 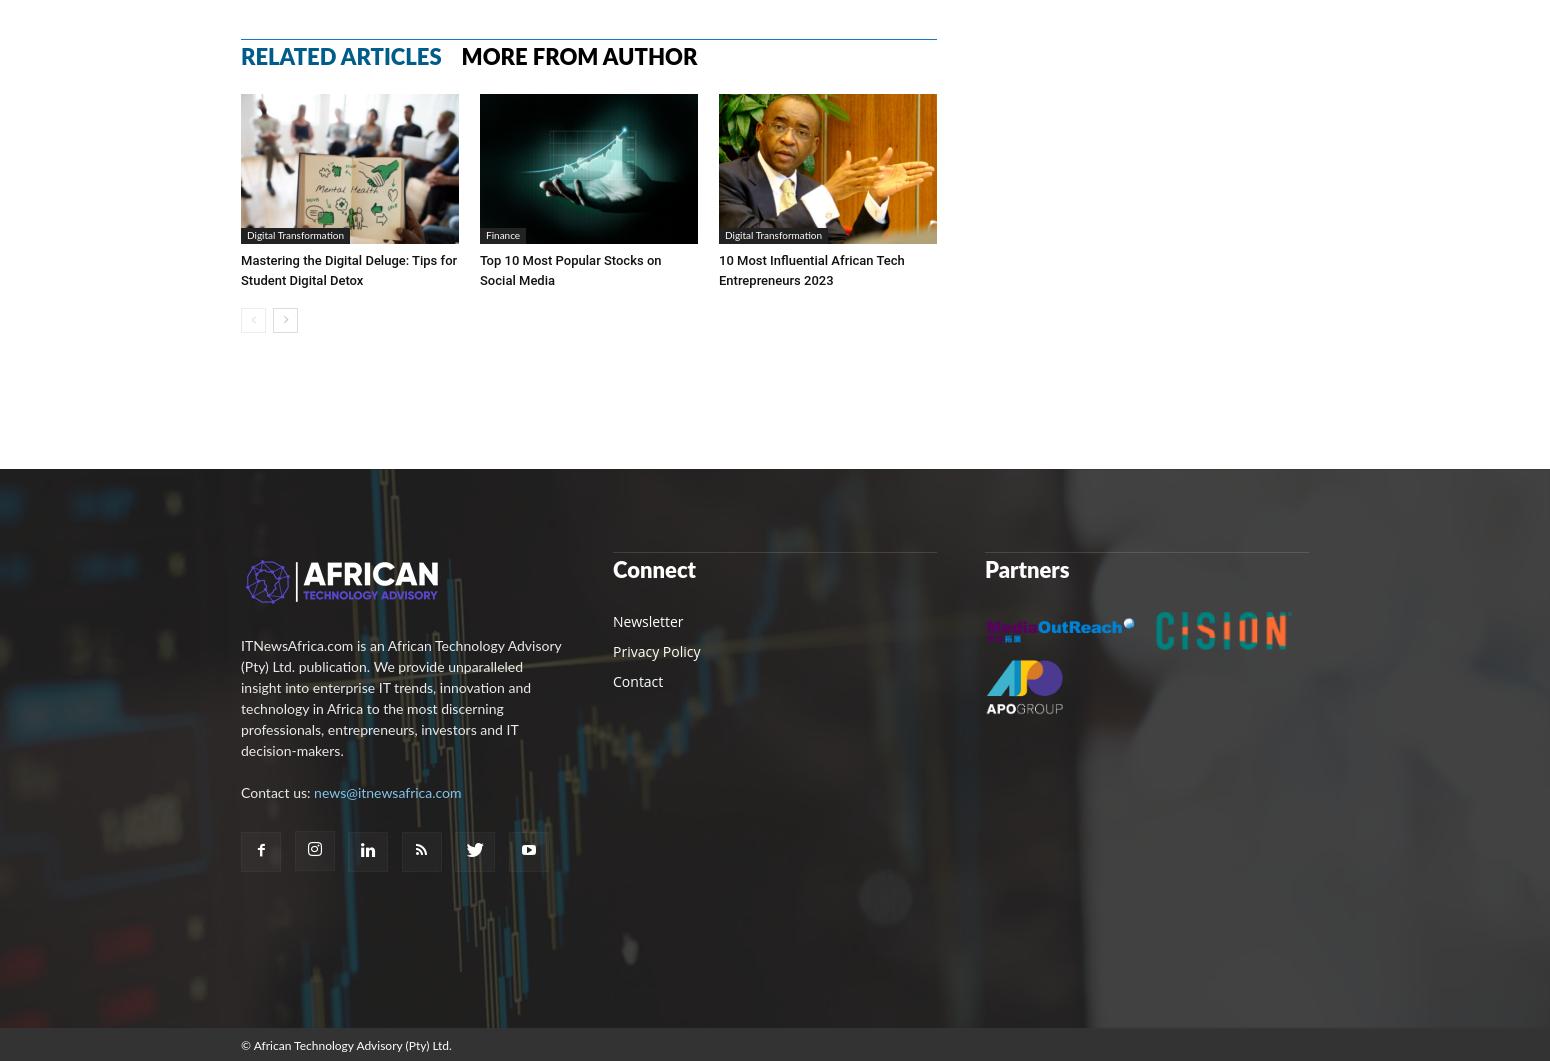 I want to click on 'MORE FROM AUTHOR', so click(x=578, y=56).